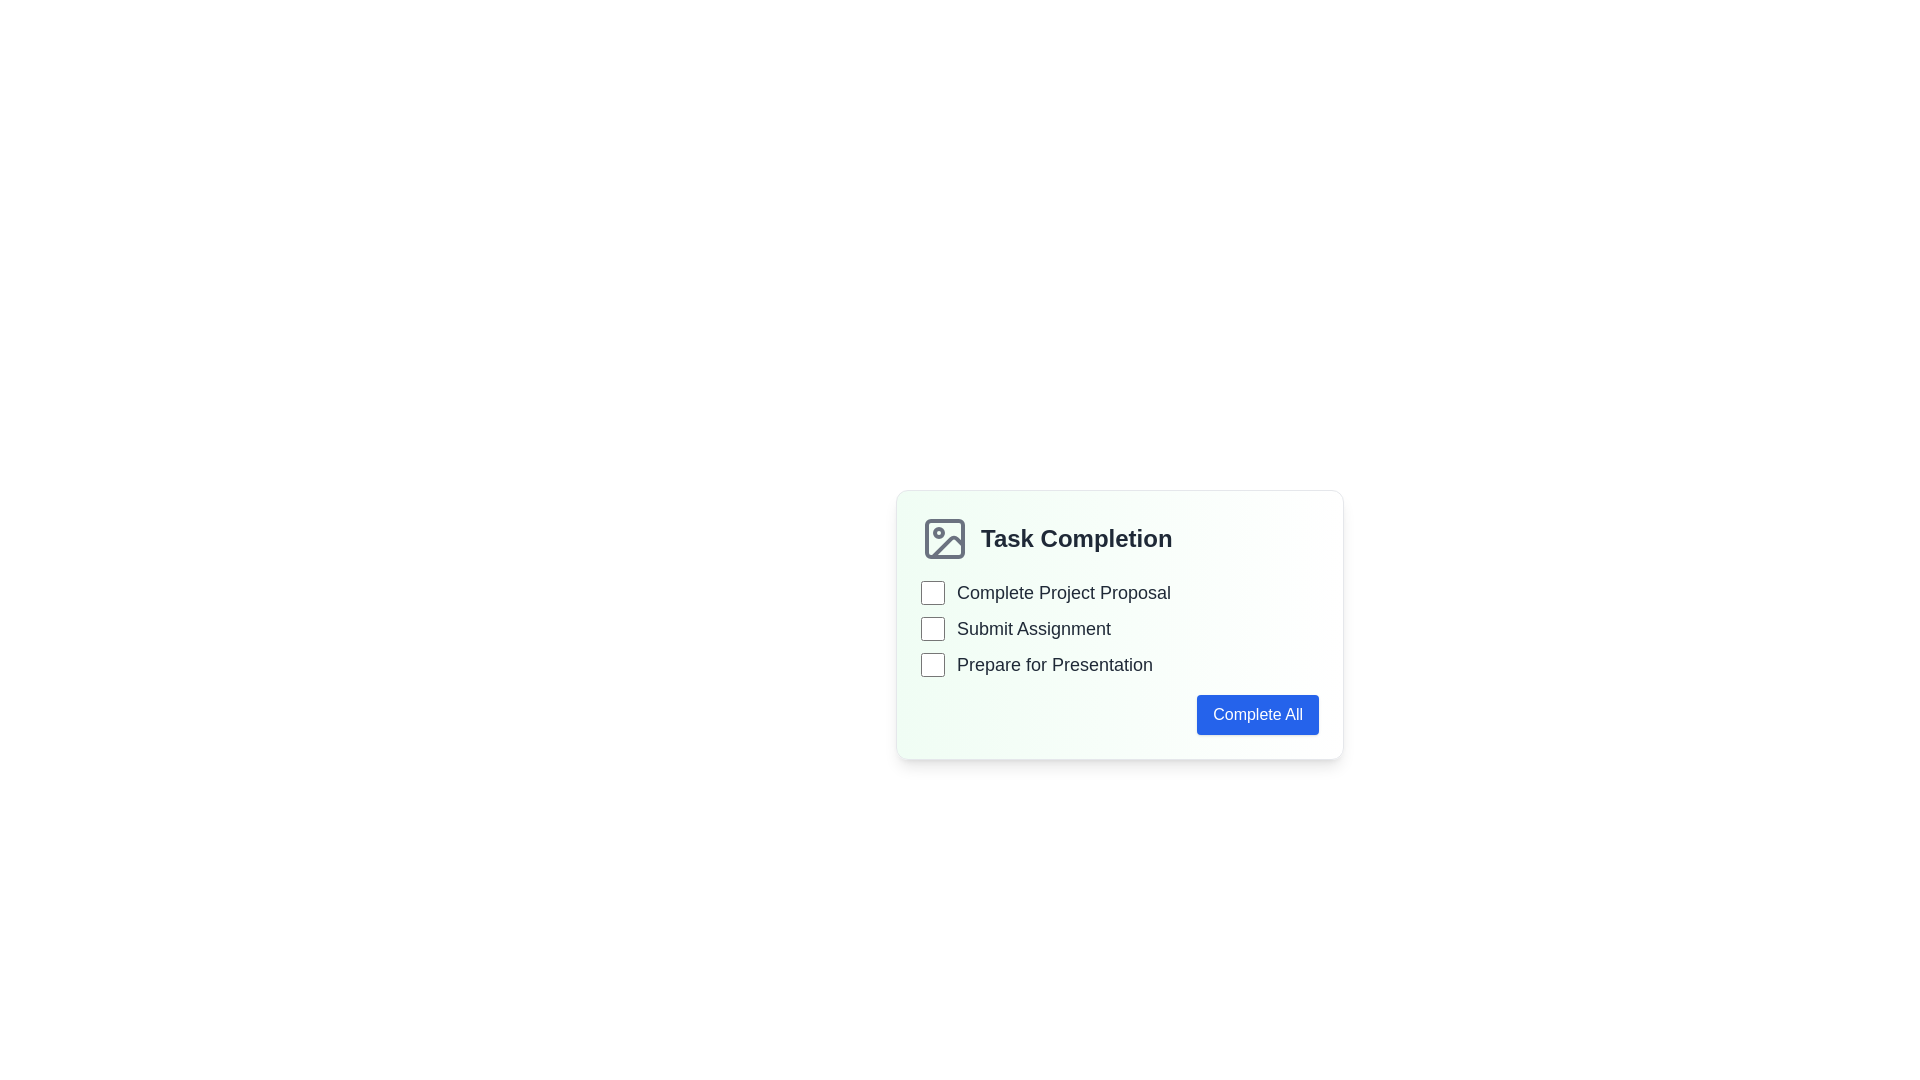 The height and width of the screenshot is (1080, 1920). Describe the element at coordinates (1034, 627) in the screenshot. I see `the text label 'Submit Assignment' which is styled in a larger font size and dark gray color, located` at that location.